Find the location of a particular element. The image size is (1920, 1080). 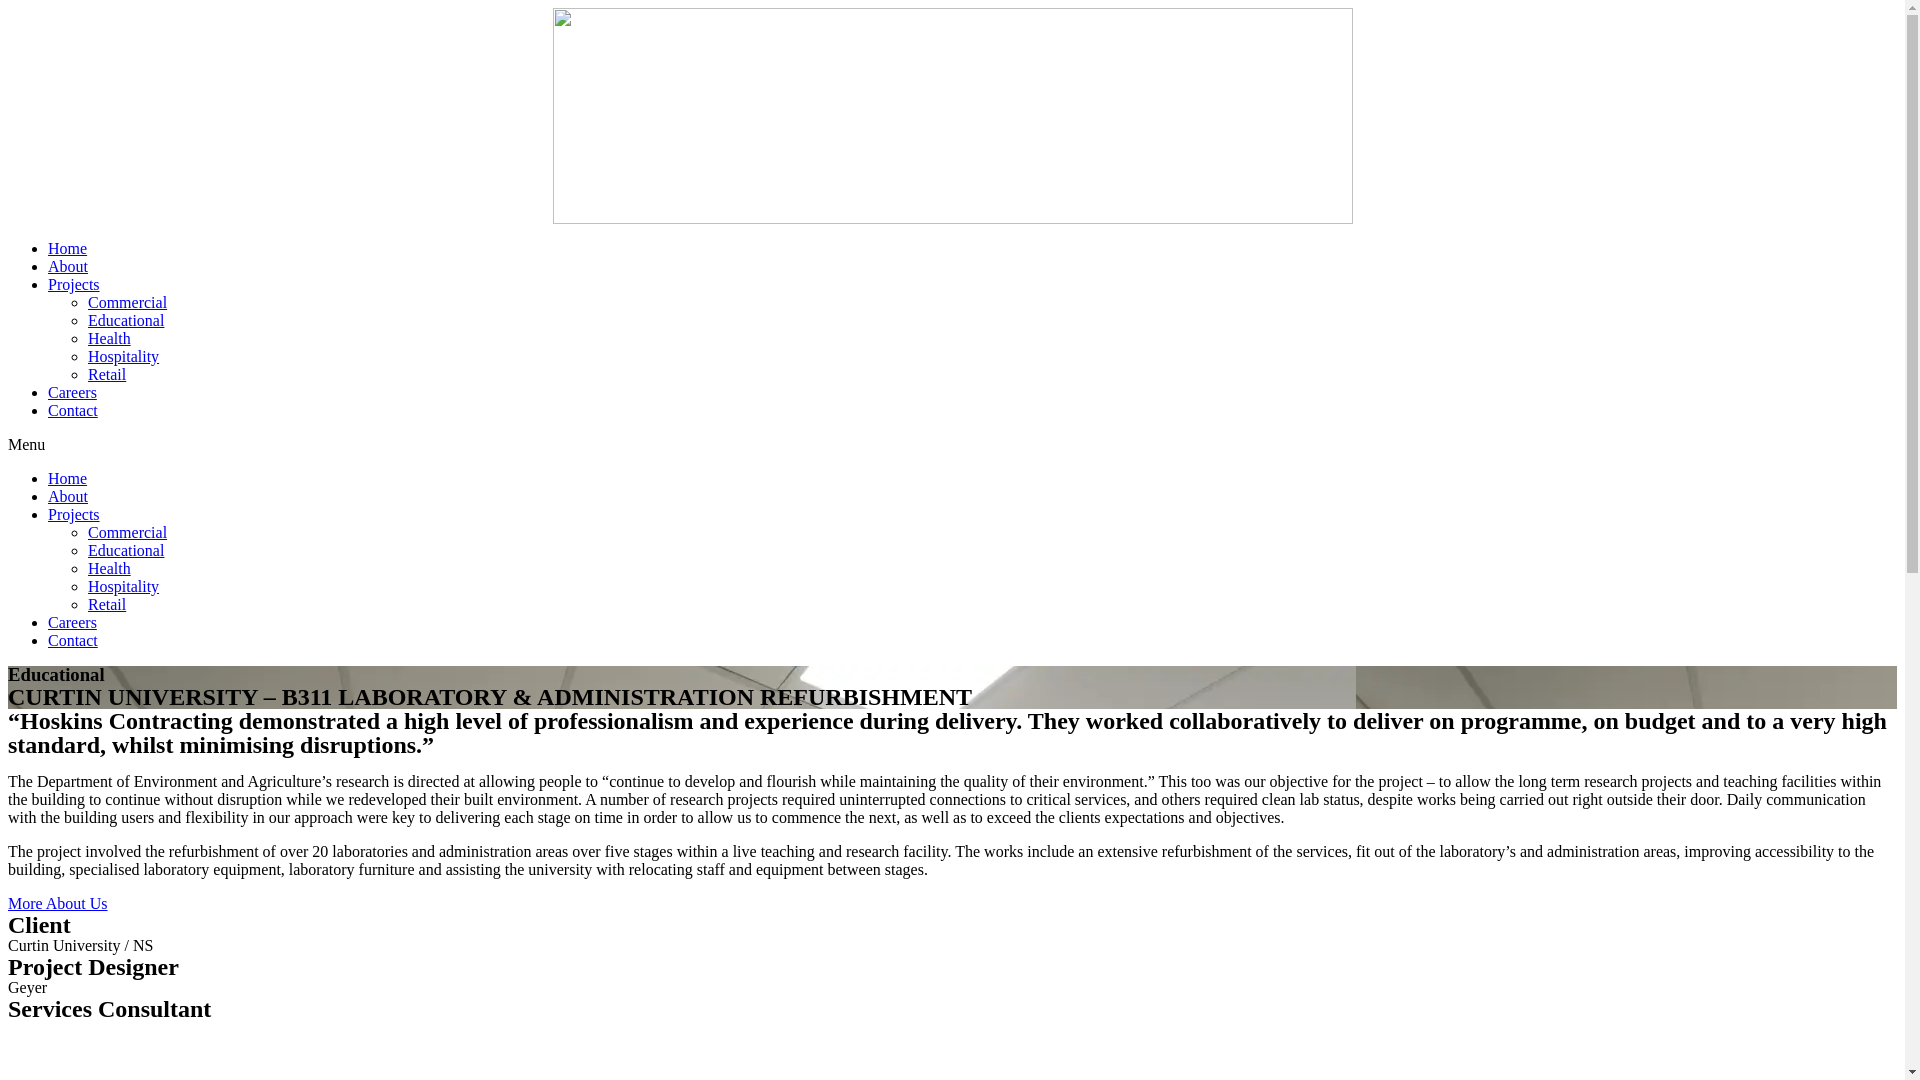

'About' is located at coordinates (48, 265).